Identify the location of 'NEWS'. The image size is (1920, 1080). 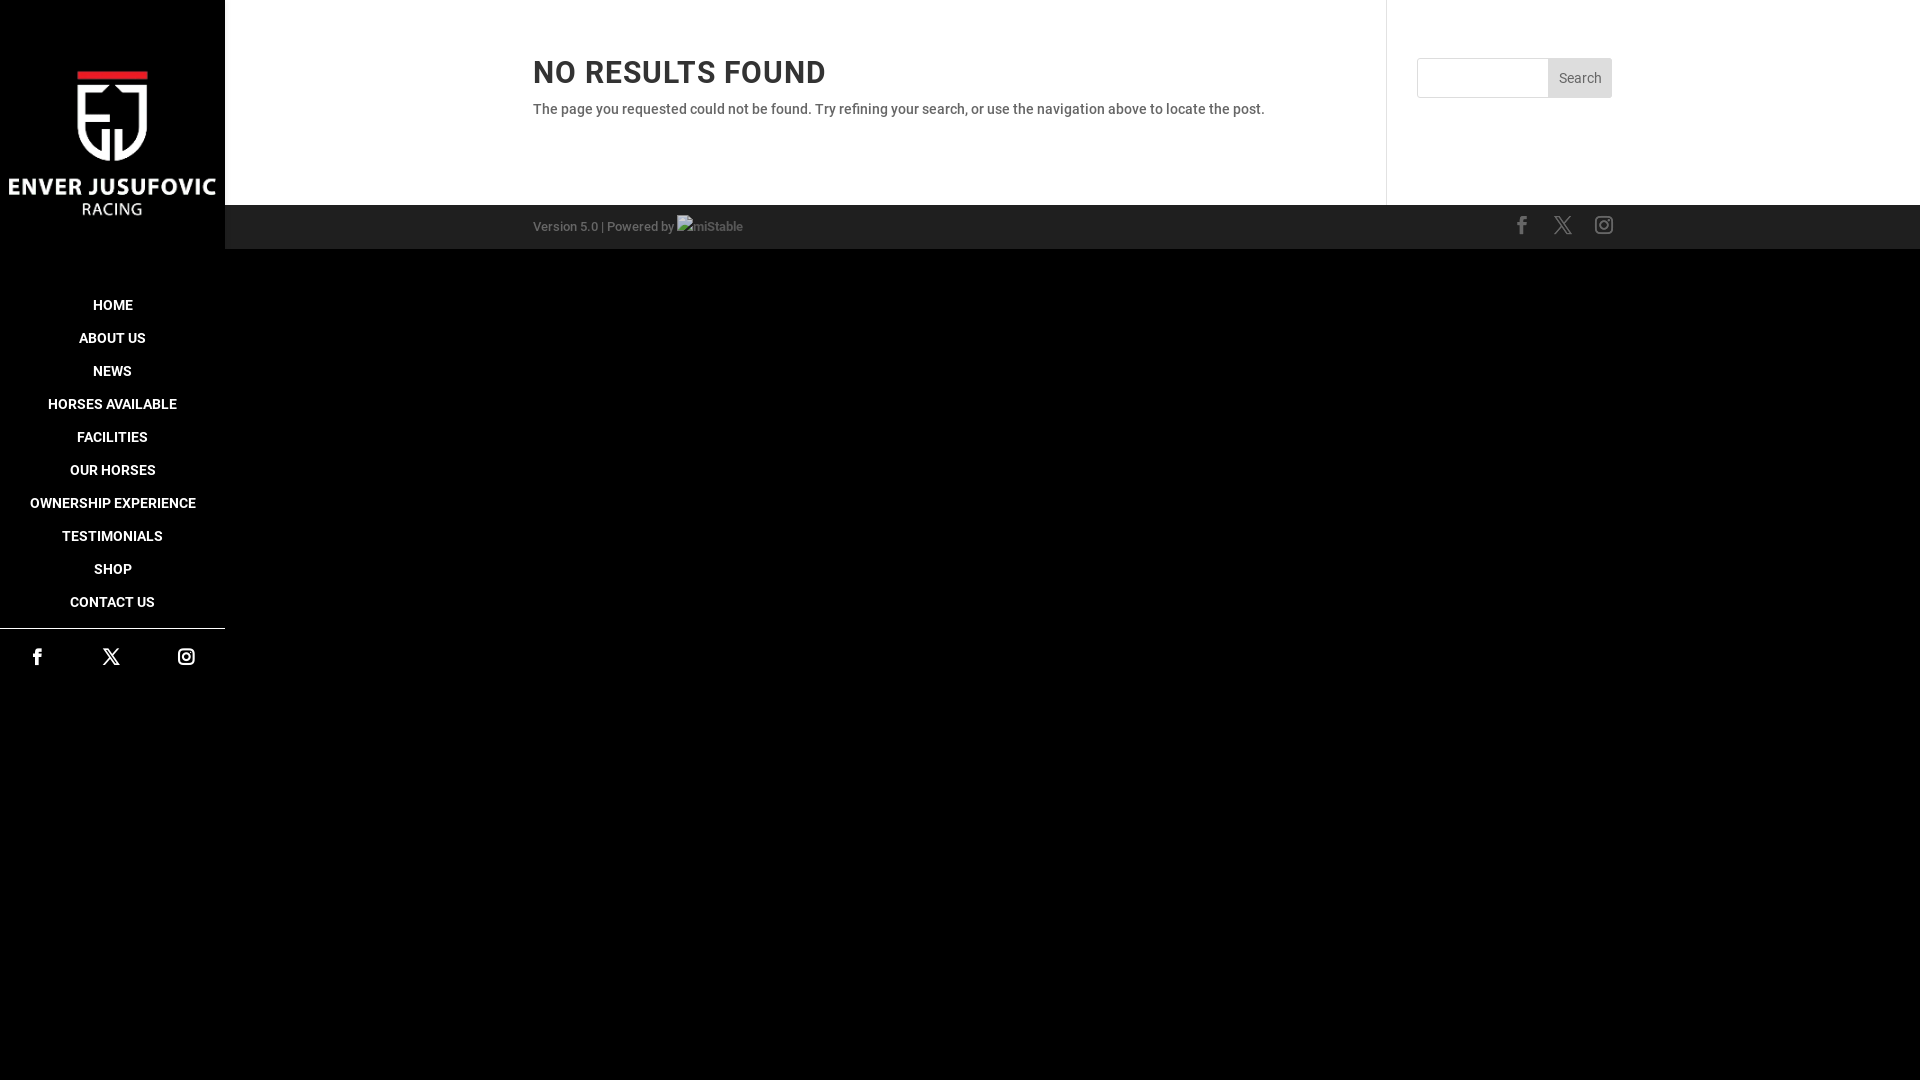
(111, 380).